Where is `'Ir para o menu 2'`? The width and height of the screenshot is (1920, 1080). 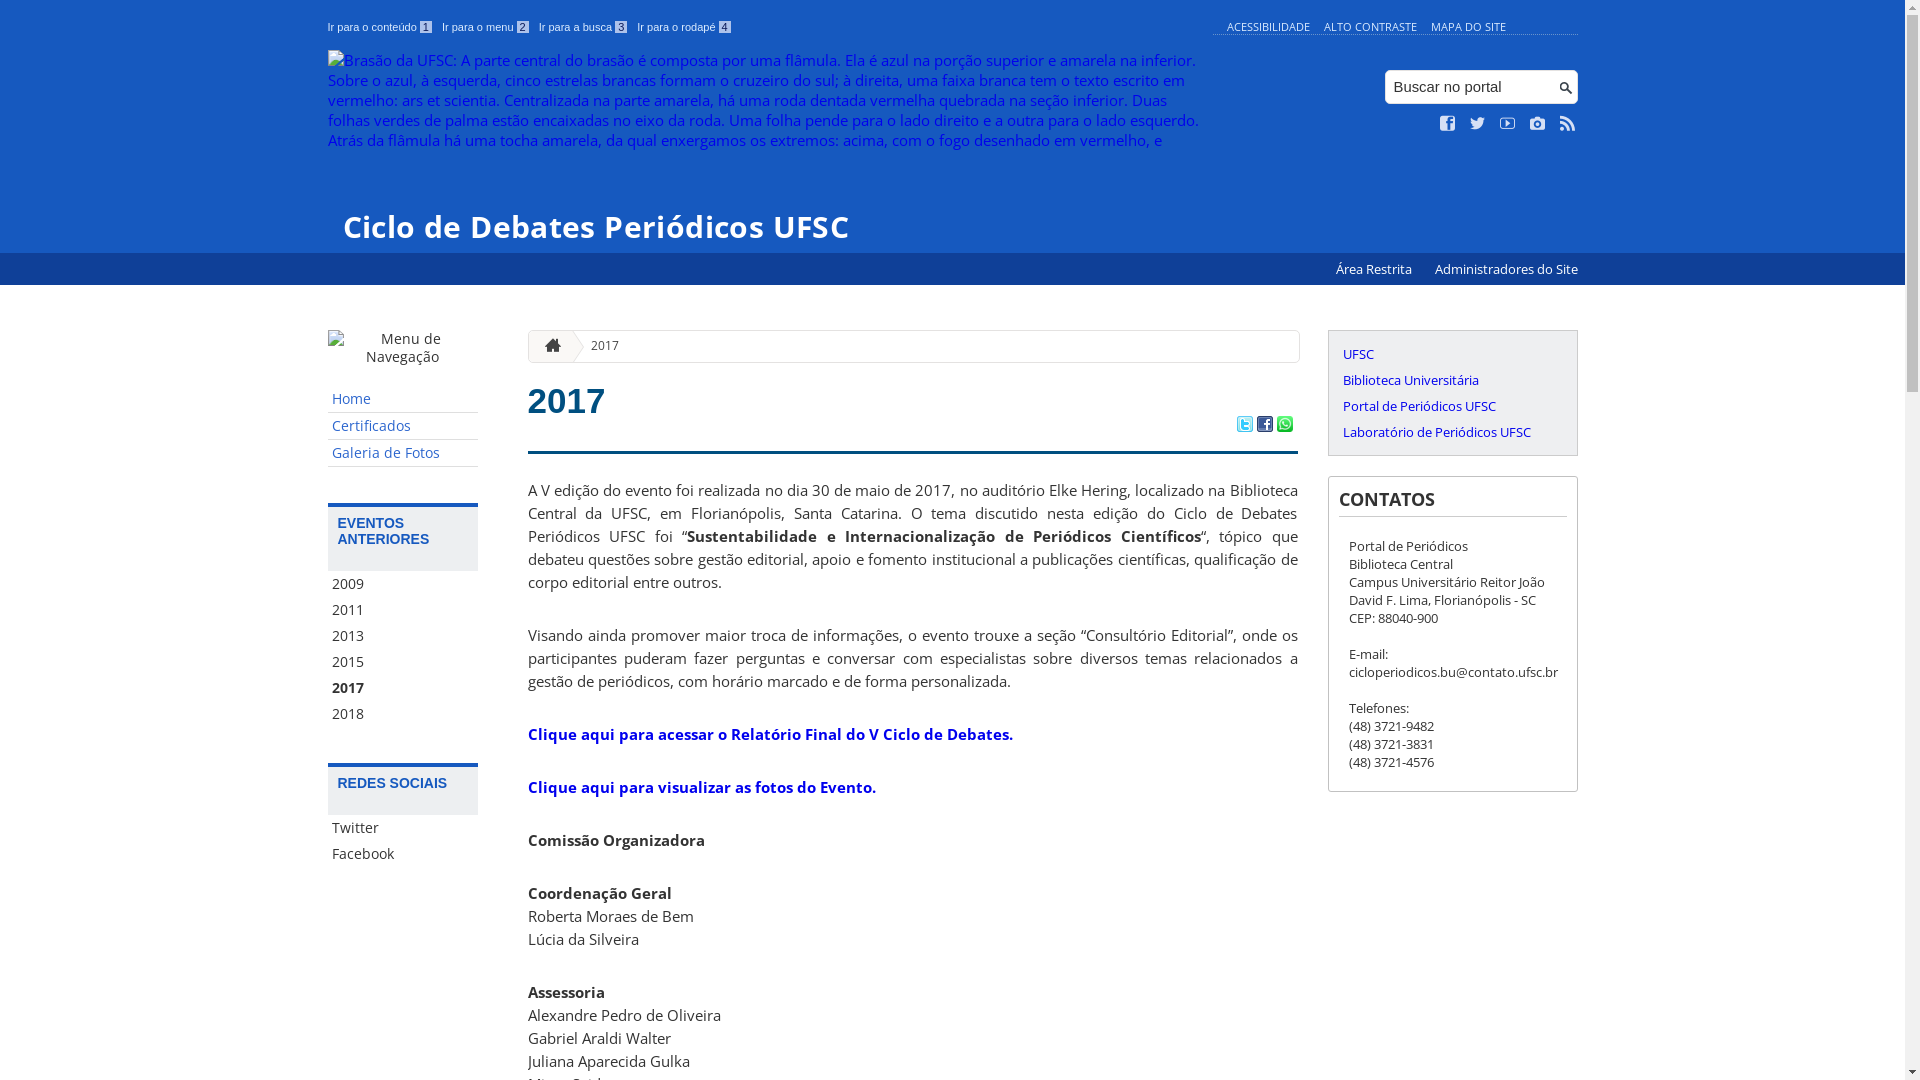 'Ir para o menu 2' is located at coordinates (485, 27).